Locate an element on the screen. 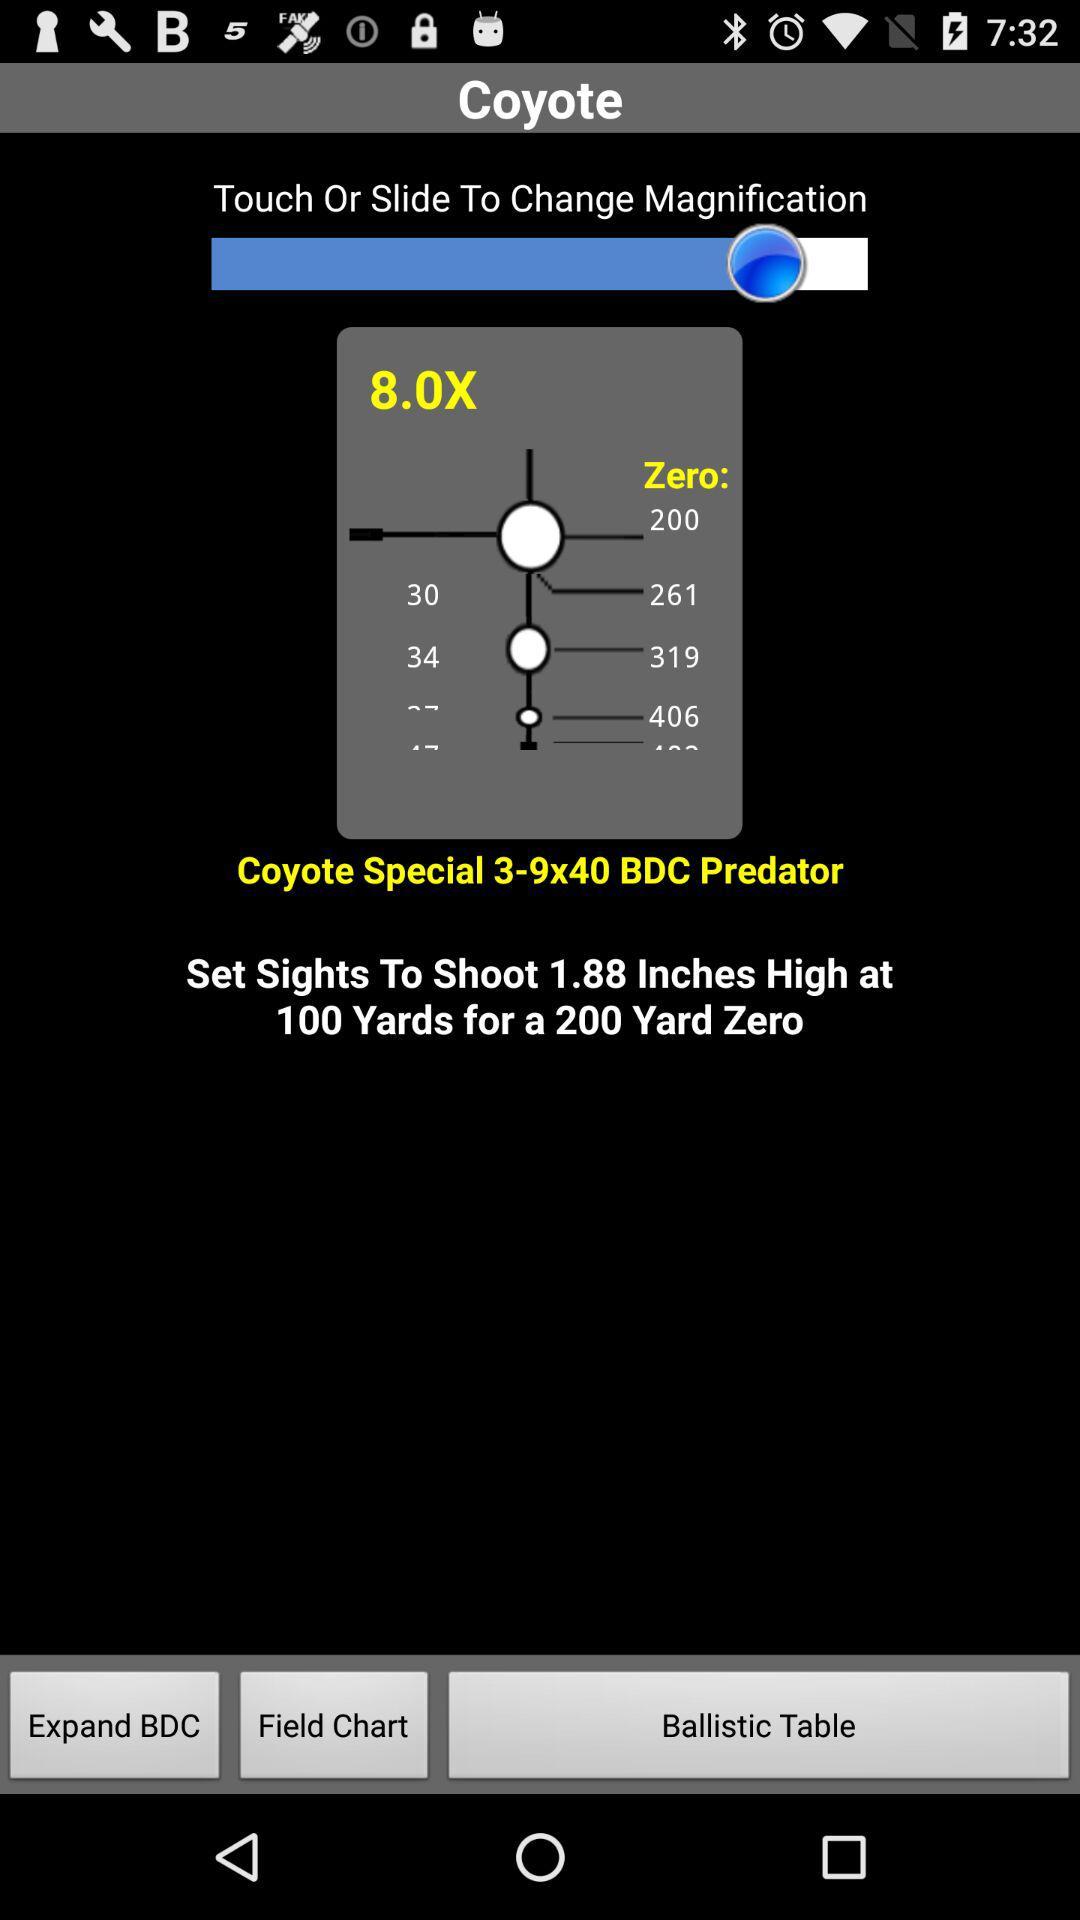  ballistic table icon is located at coordinates (759, 1730).